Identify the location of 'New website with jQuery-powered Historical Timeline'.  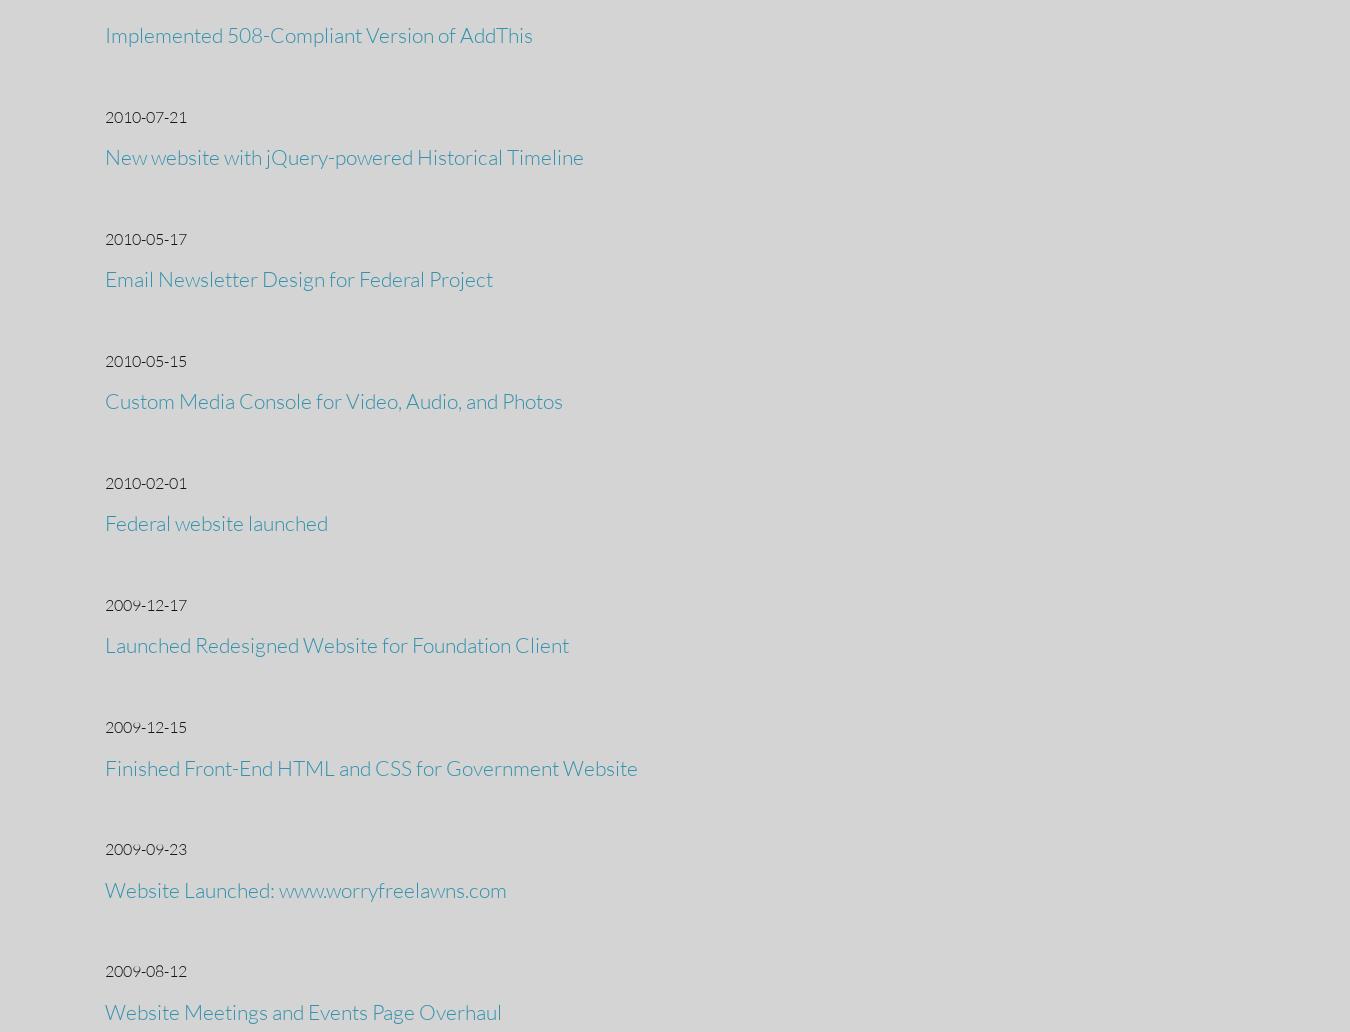
(104, 155).